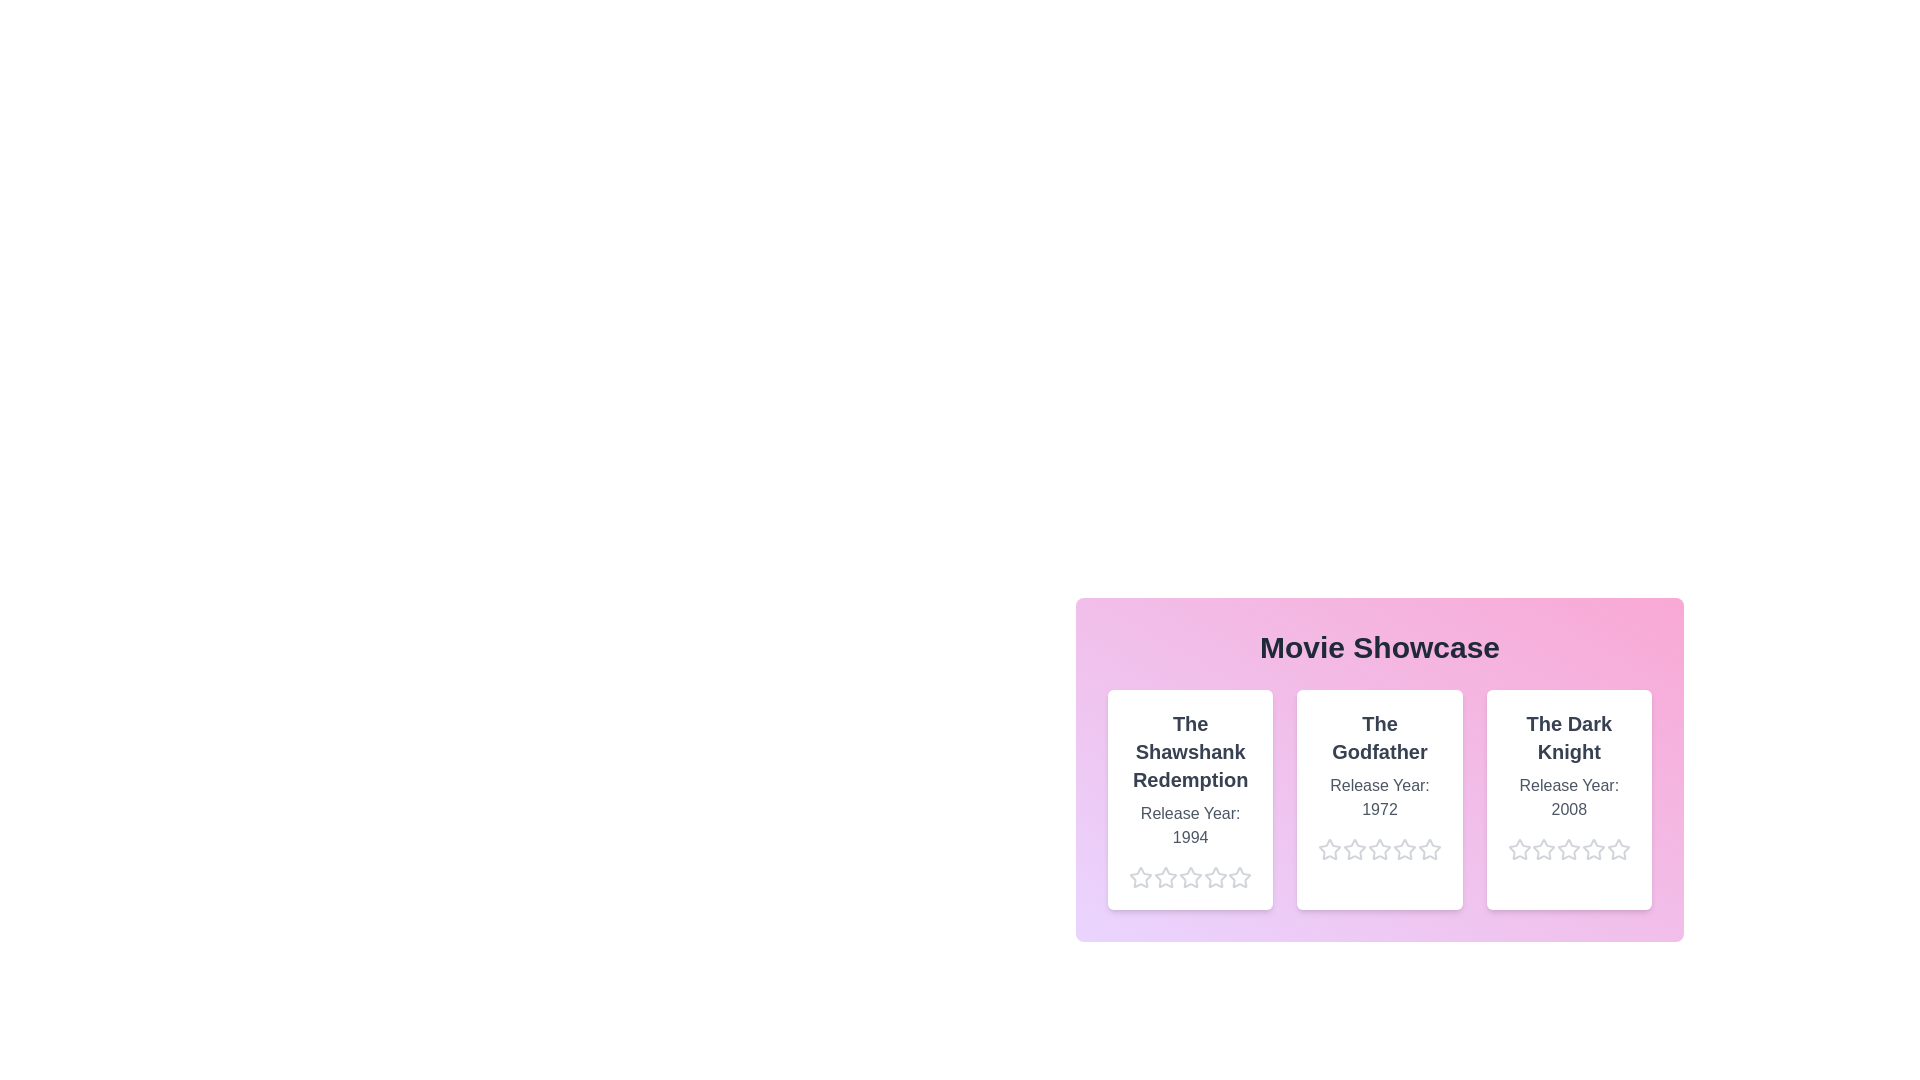  What do you see at coordinates (1531, 849) in the screenshot?
I see `the star corresponding to 2 stars for the movie The Dark Knight` at bounding box center [1531, 849].